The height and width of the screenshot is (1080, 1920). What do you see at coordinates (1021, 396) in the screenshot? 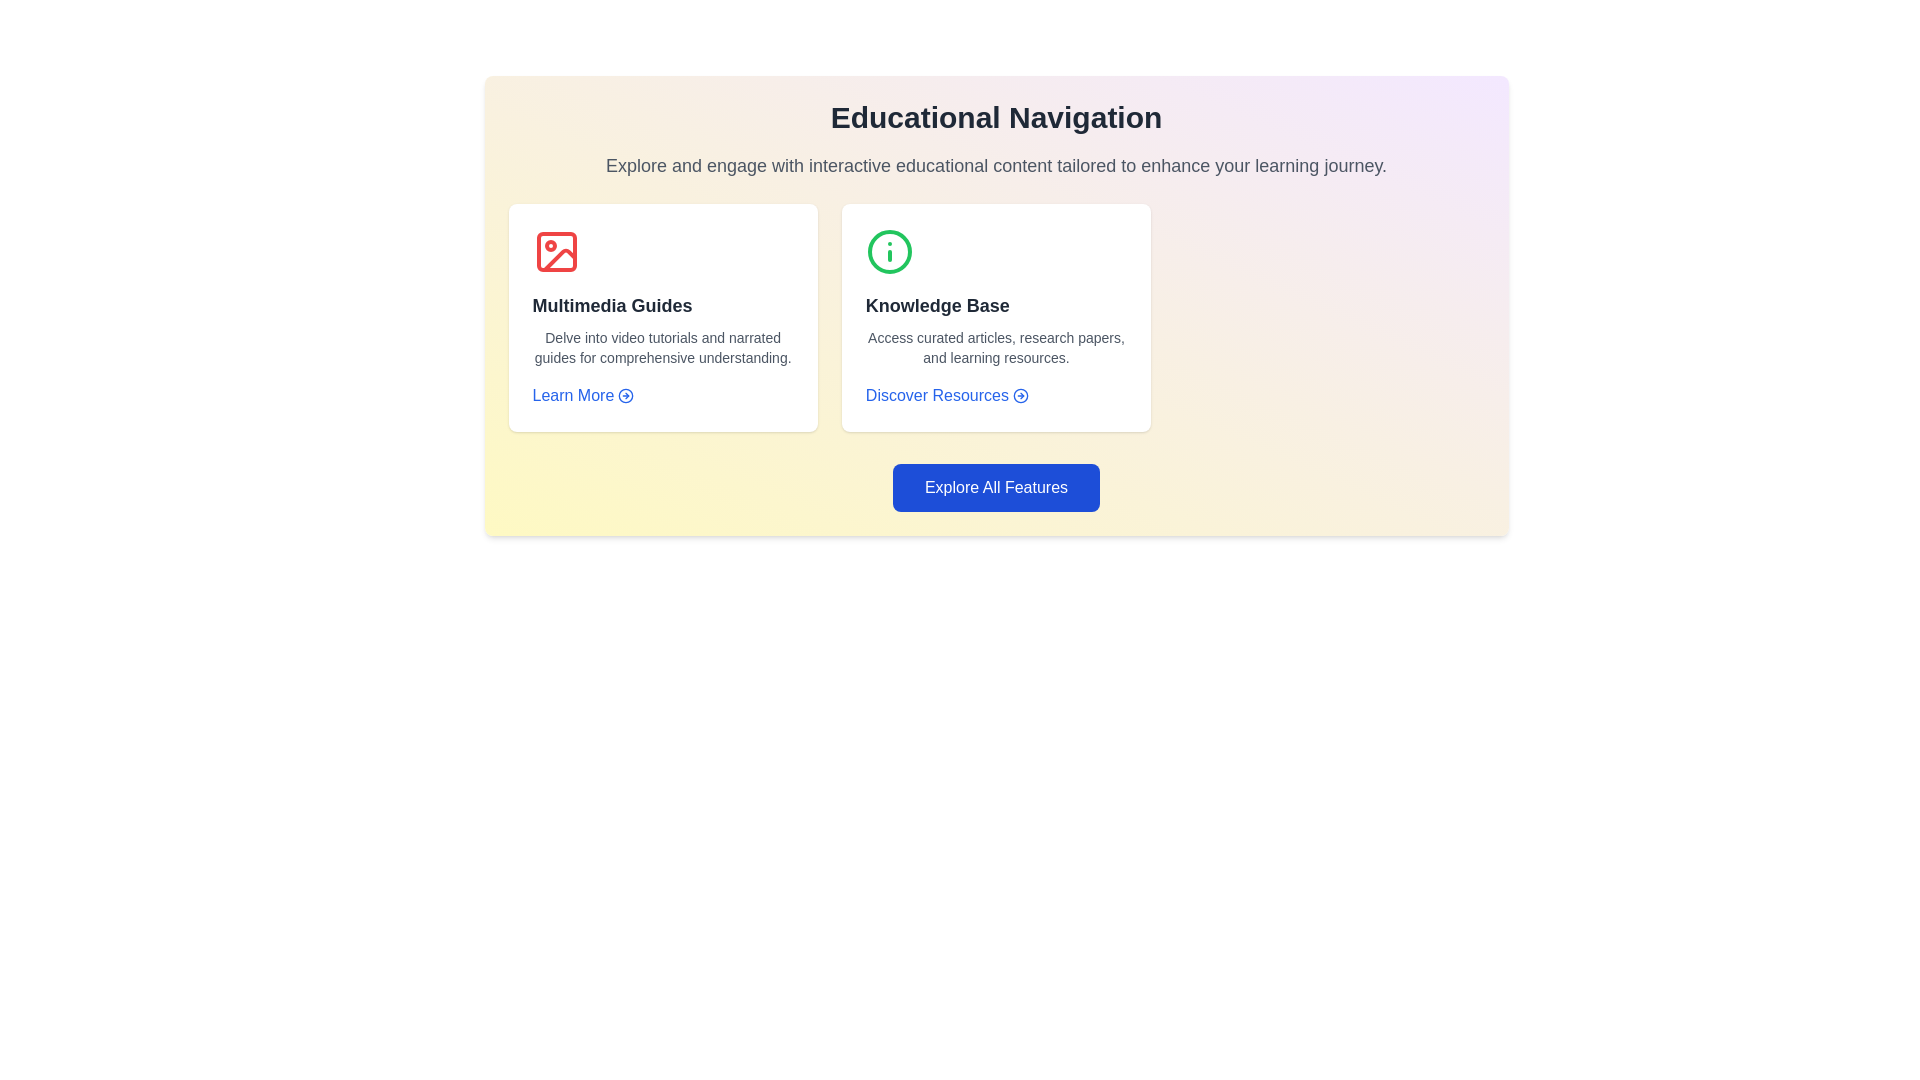
I see `the interactive icon located to the right of the 'Discover Resources' text in the 'Knowledge Base' section` at bounding box center [1021, 396].